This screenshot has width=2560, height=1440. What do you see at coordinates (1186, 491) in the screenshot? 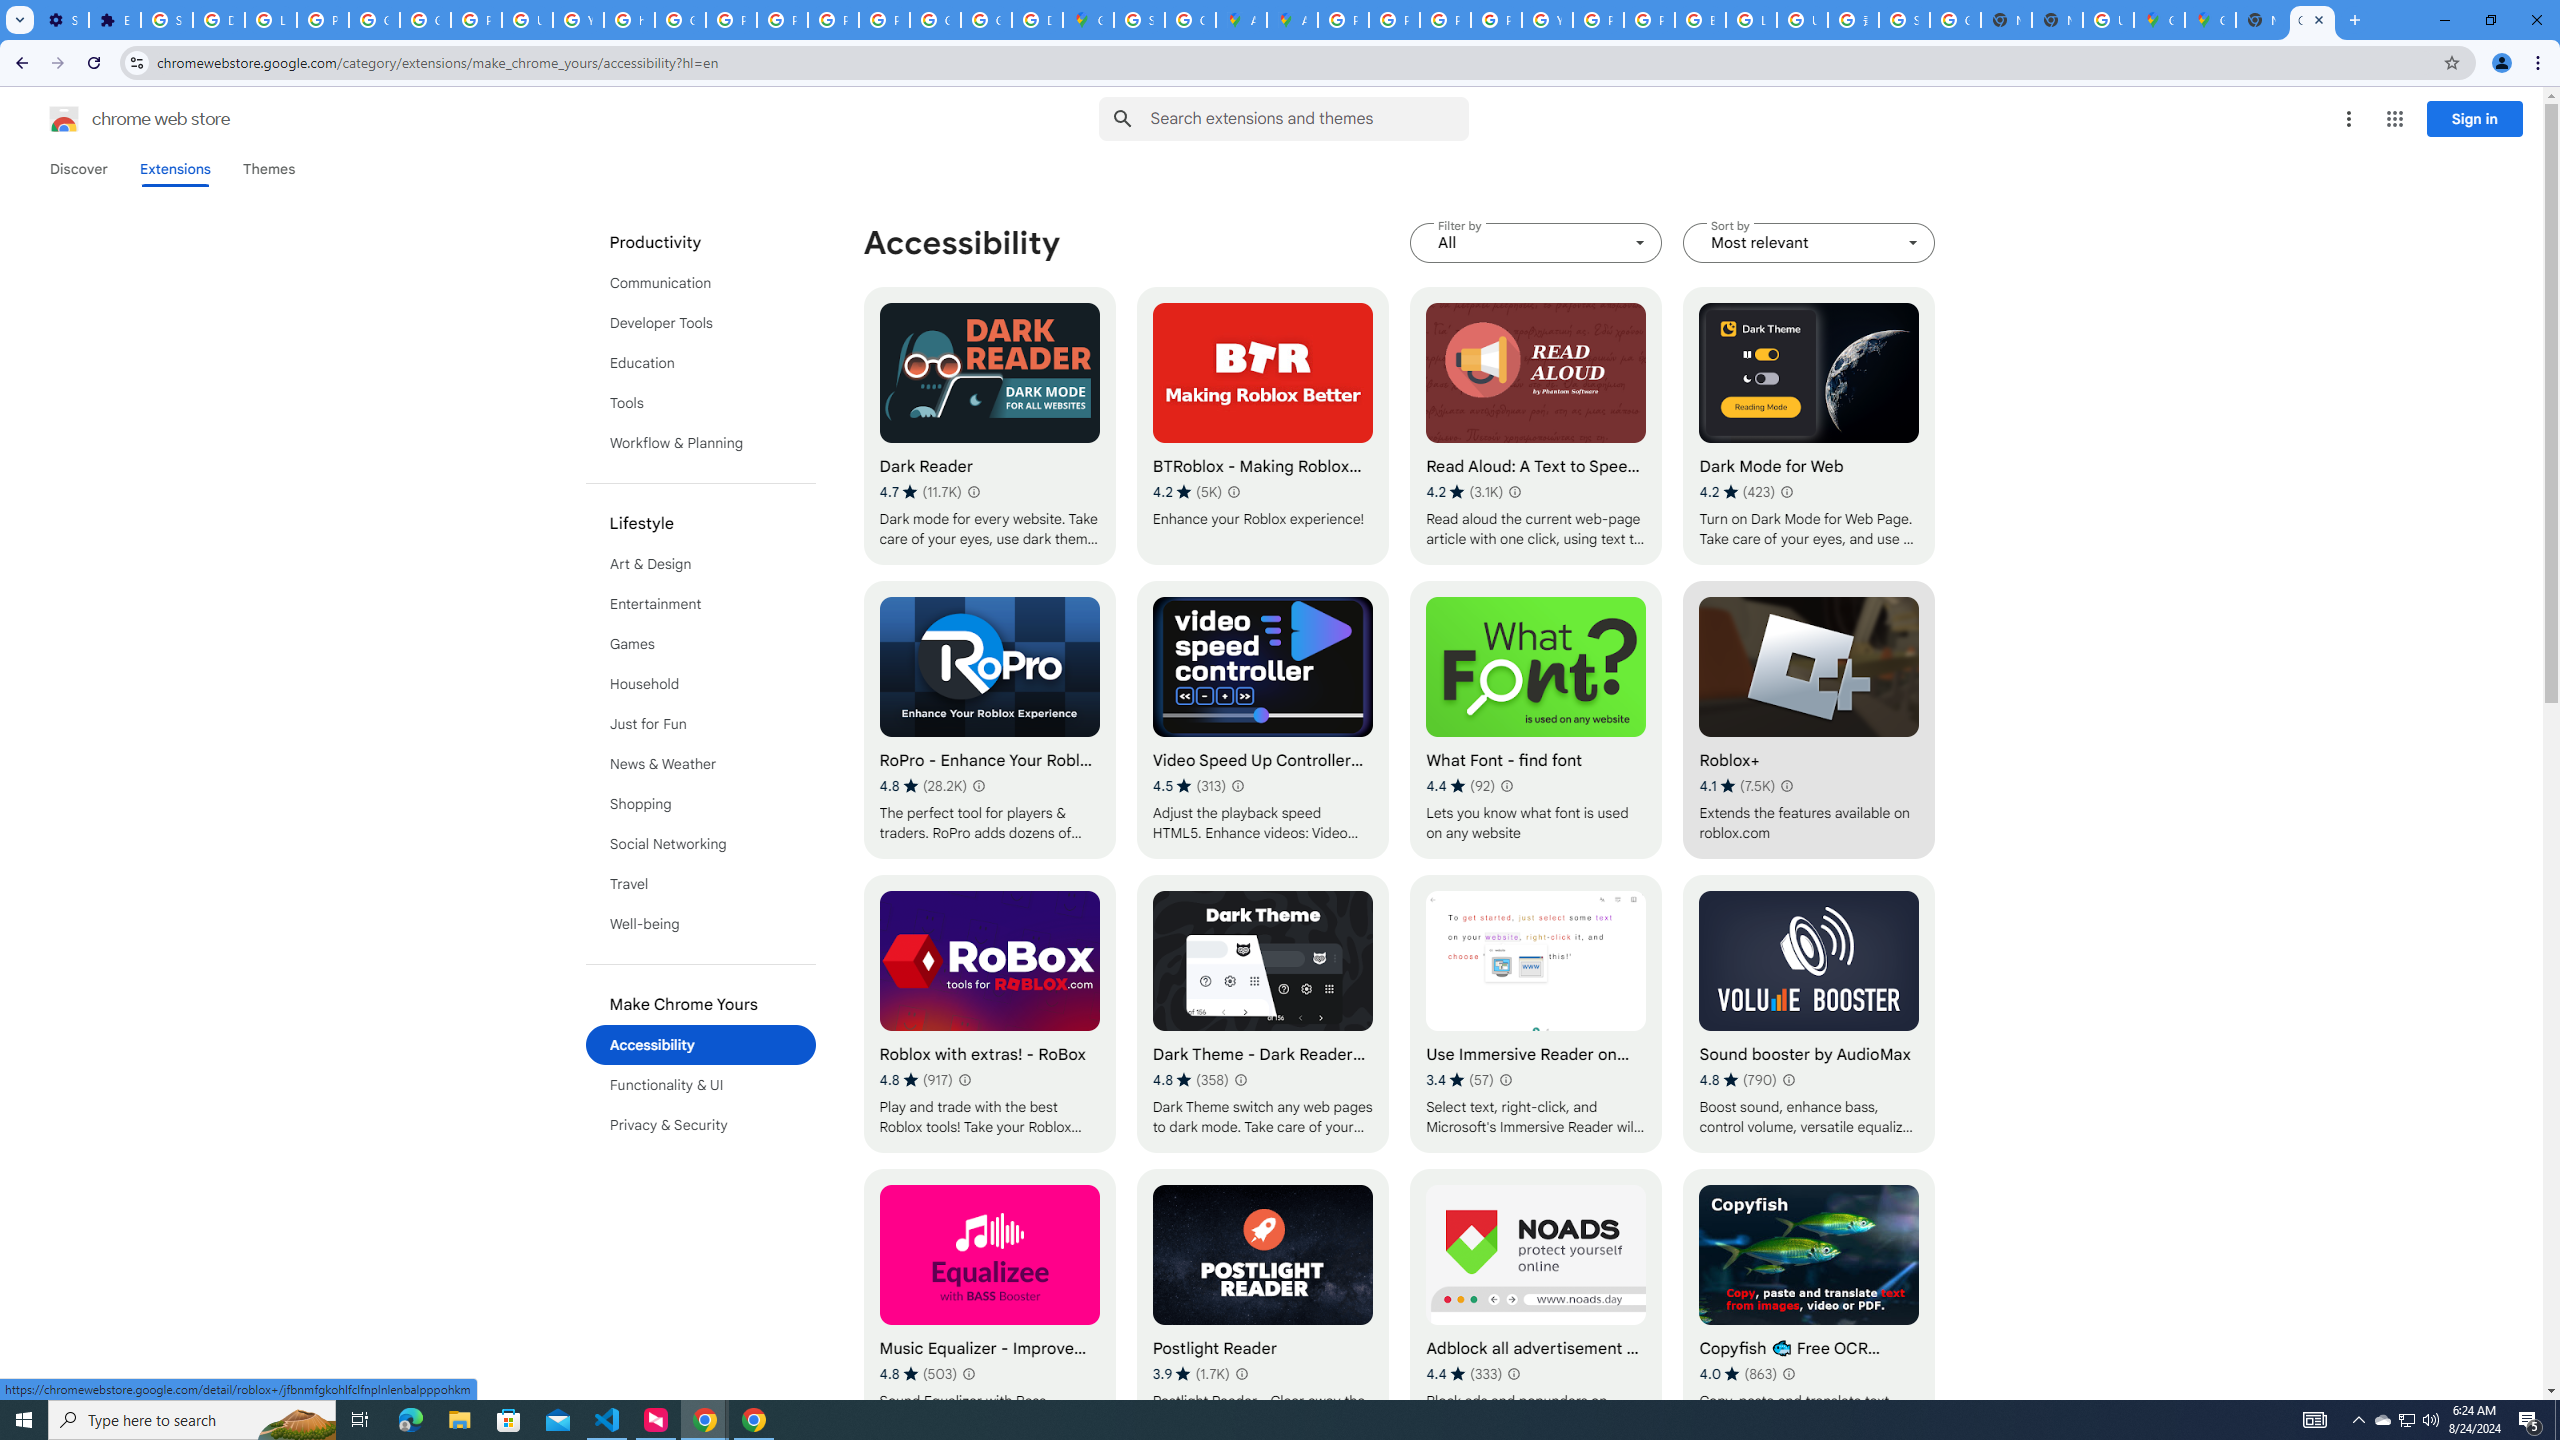
I see `'Average rating 4.2 out of 5 stars. 5K ratings.'` at bounding box center [1186, 491].